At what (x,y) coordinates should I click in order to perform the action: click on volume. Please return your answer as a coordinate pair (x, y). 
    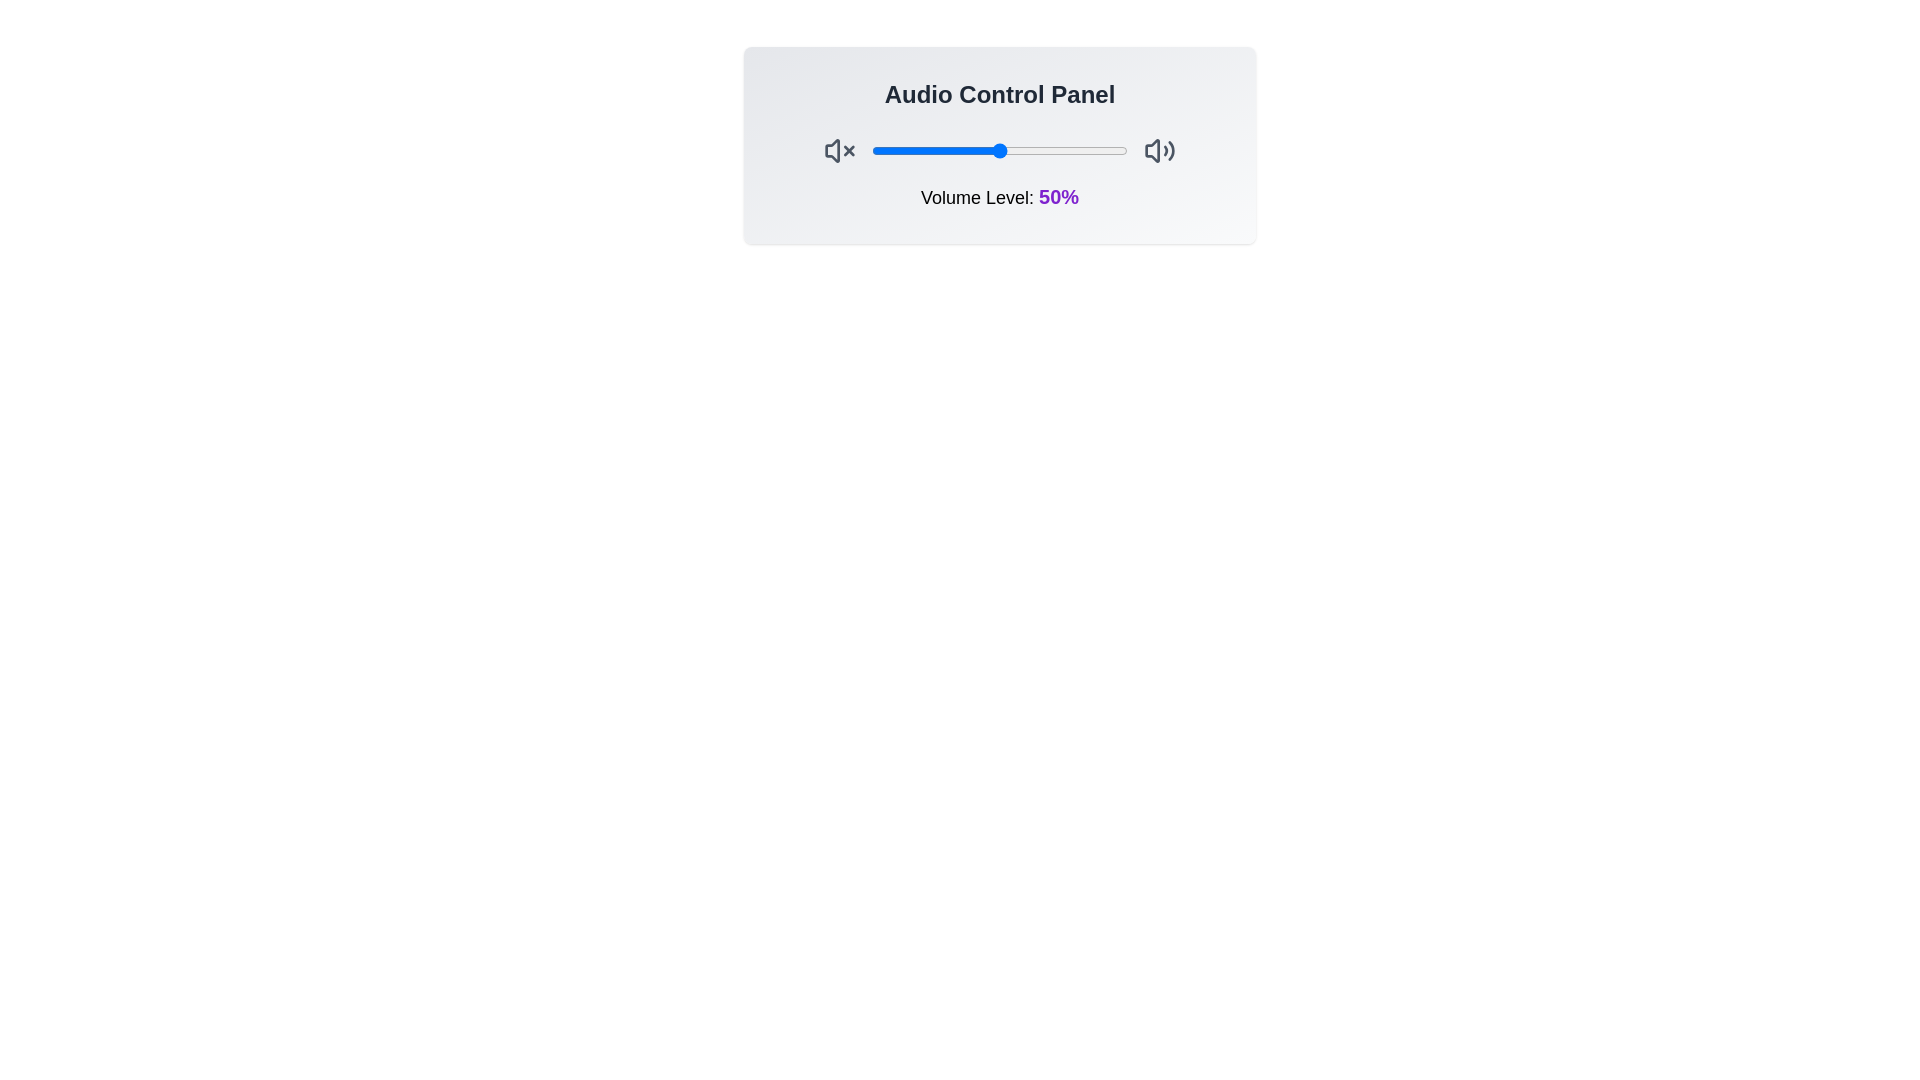
    Looking at the image, I should click on (1096, 149).